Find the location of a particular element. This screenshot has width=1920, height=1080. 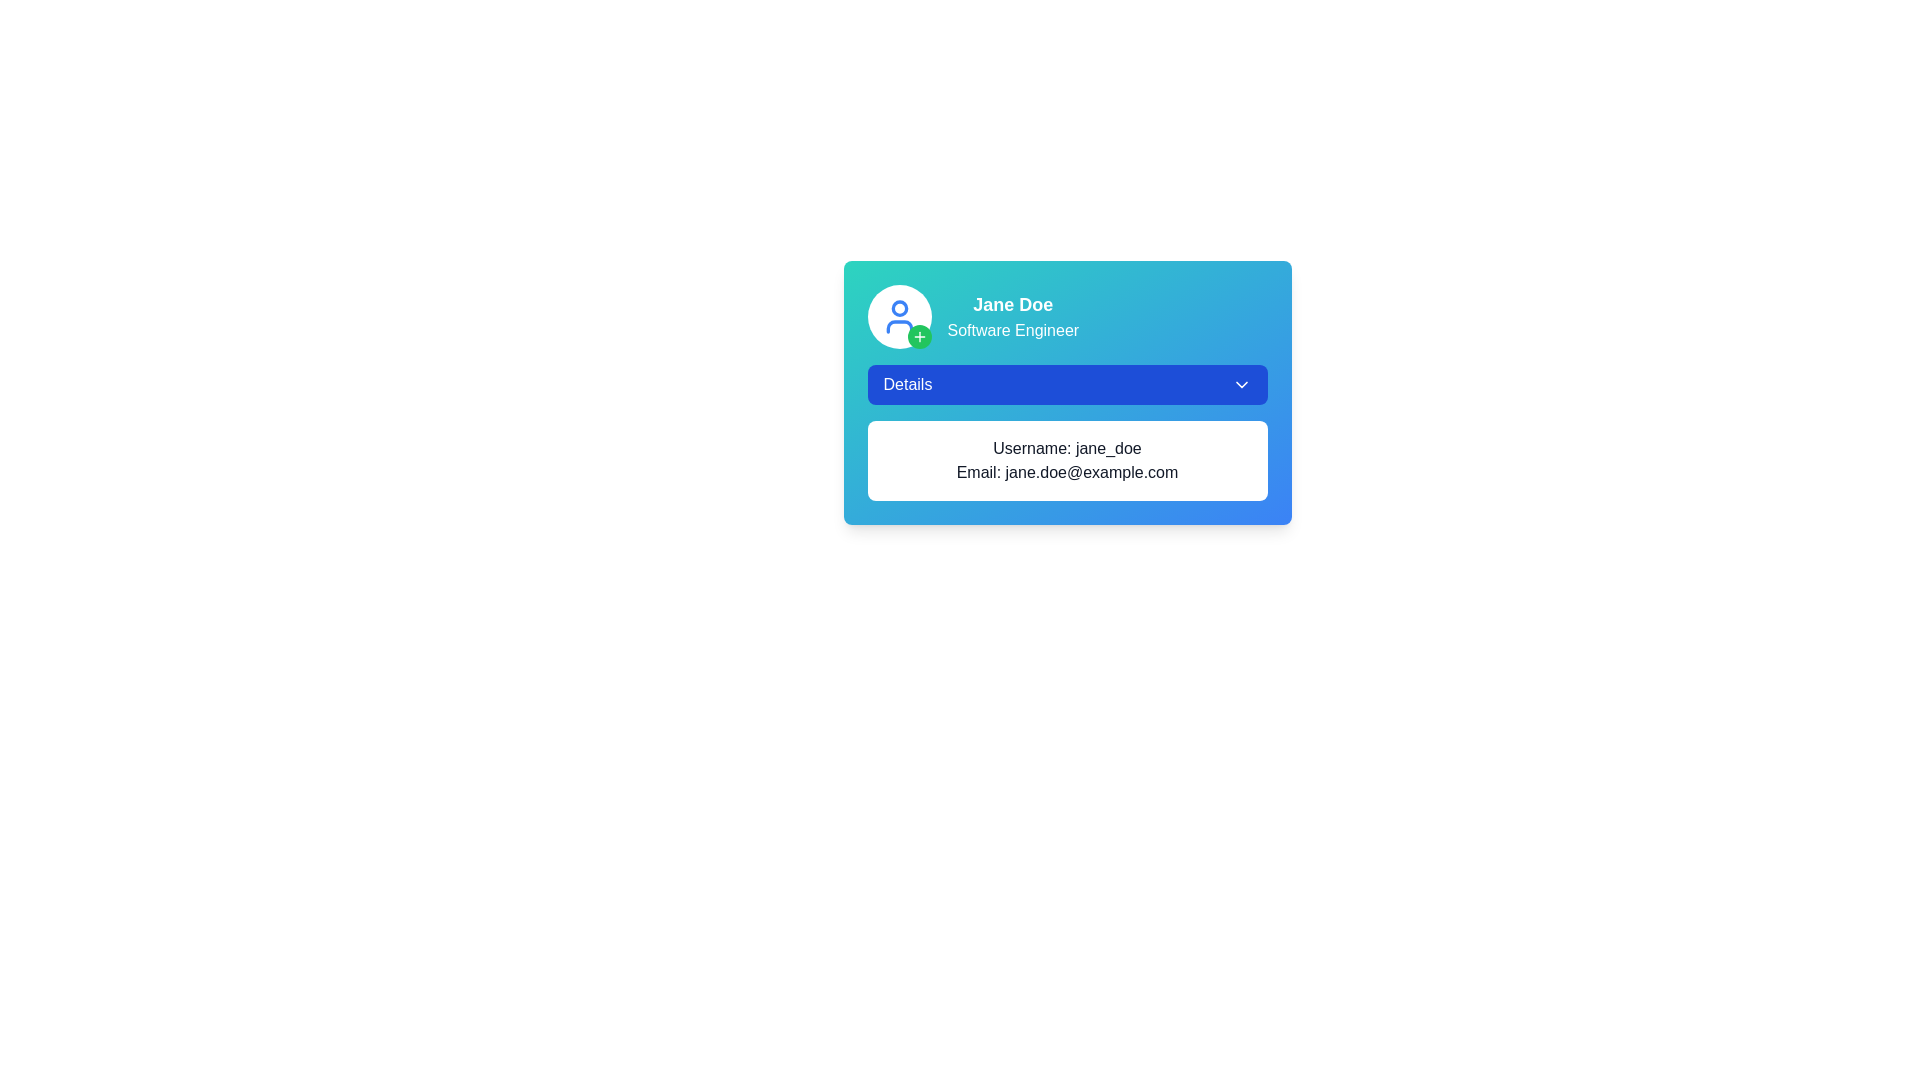

email address displayed in the text label located below the 'Username: jane_doe' text line within the white box on the blue card is located at coordinates (1066, 473).